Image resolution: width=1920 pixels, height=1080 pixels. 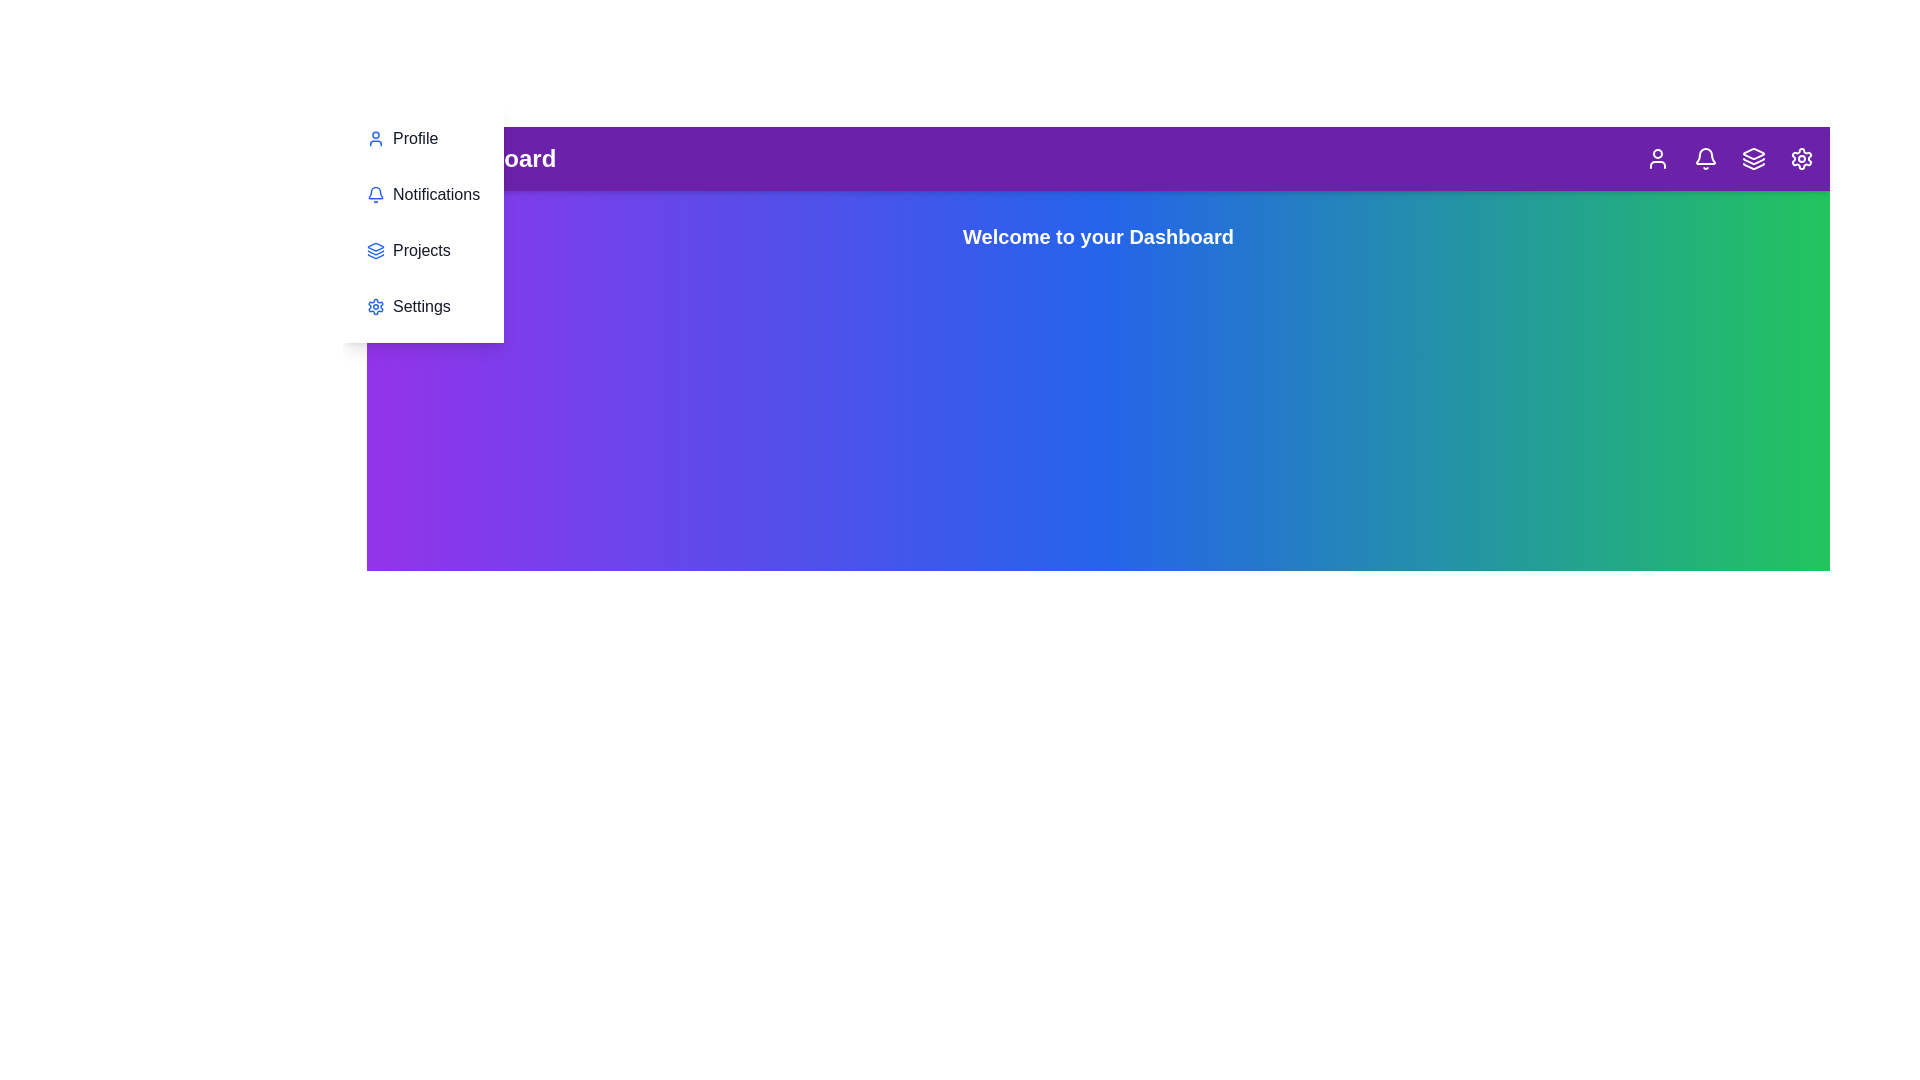 I want to click on the 'Projects' section in the menu, so click(x=421, y=249).